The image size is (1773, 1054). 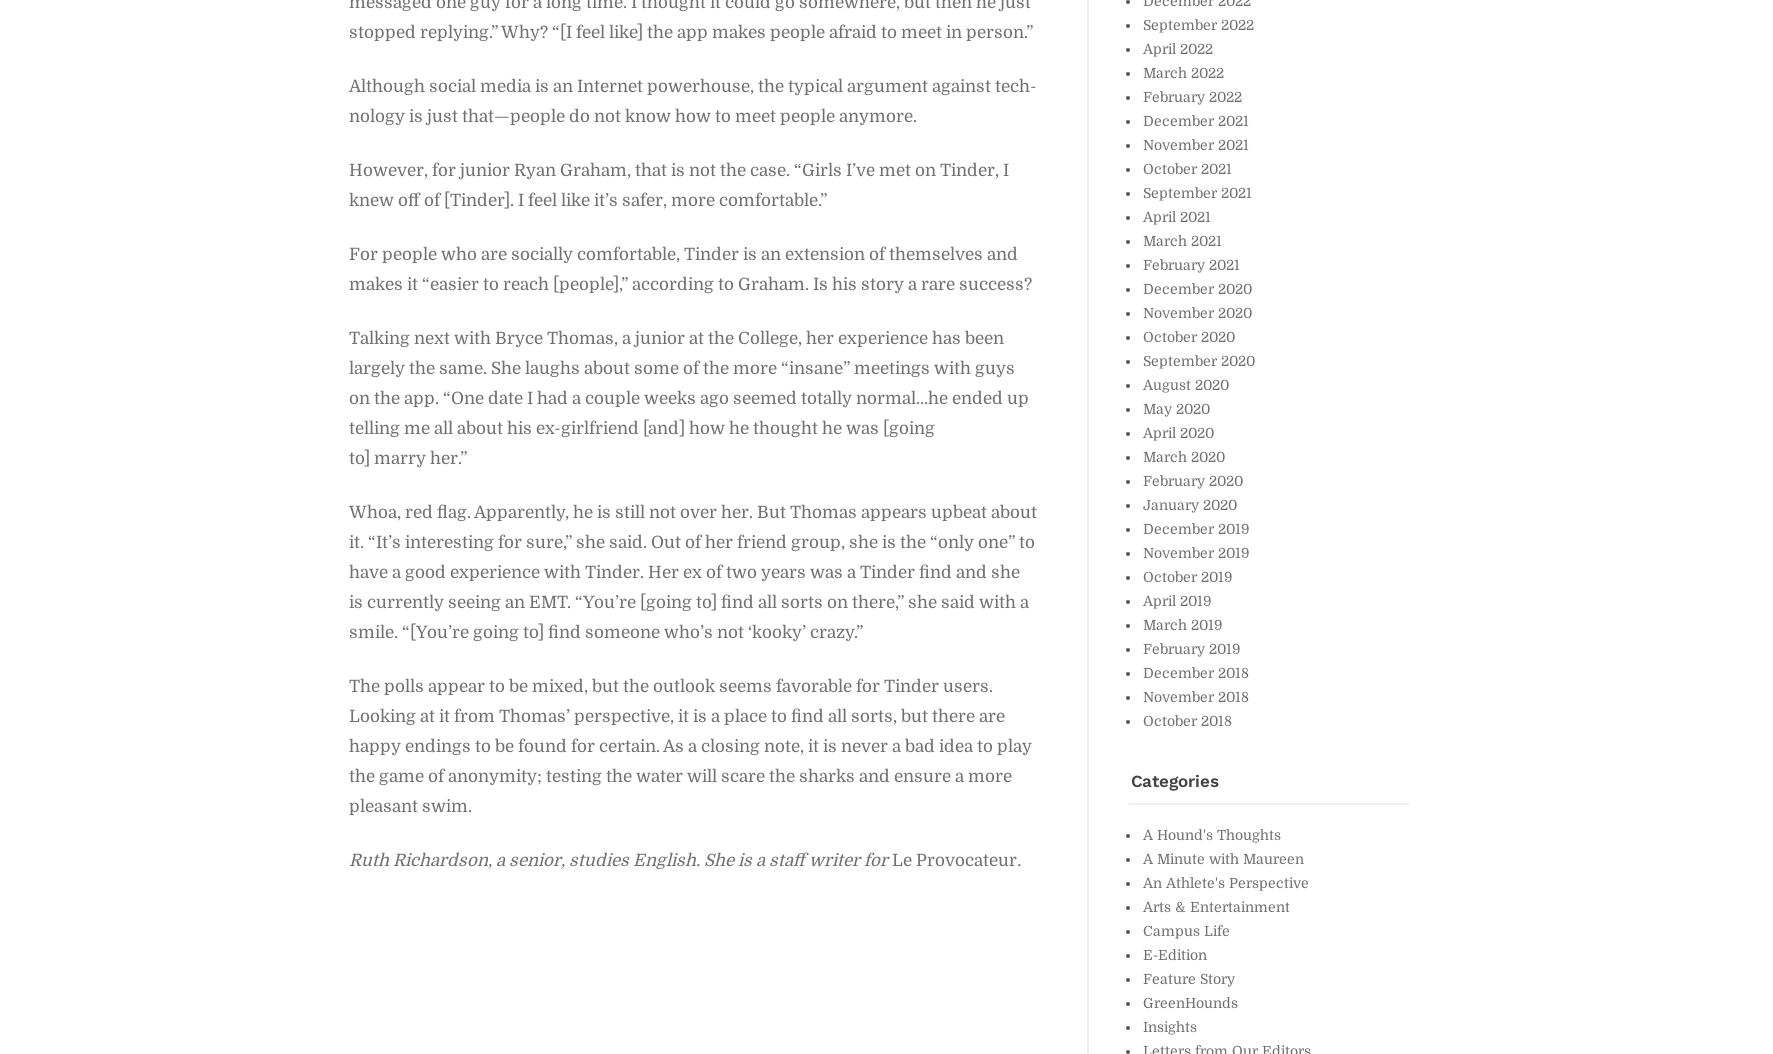 What do you see at coordinates (1168, 1024) in the screenshot?
I see `'In­sights'` at bounding box center [1168, 1024].